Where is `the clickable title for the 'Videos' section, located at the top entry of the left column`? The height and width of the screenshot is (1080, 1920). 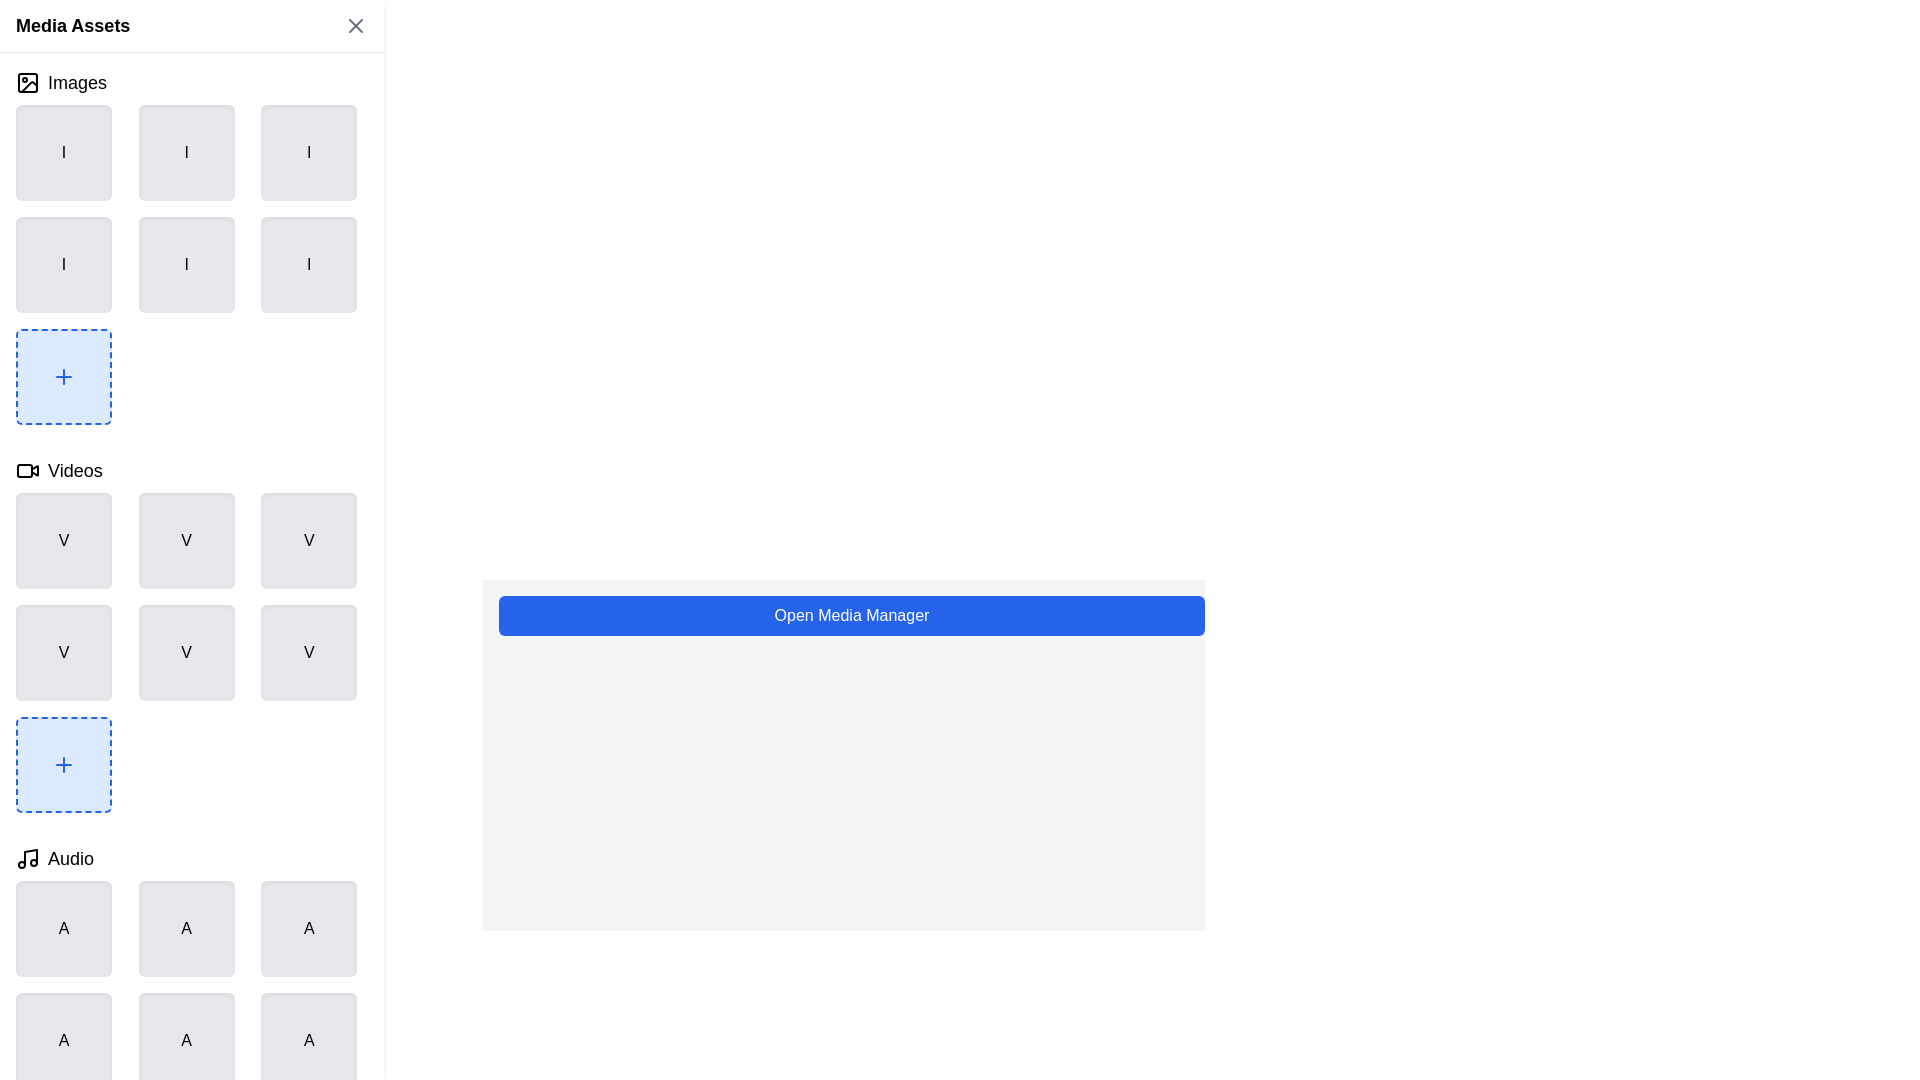 the clickable title for the 'Videos' section, located at the top entry of the left column is located at coordinates (59, 470).